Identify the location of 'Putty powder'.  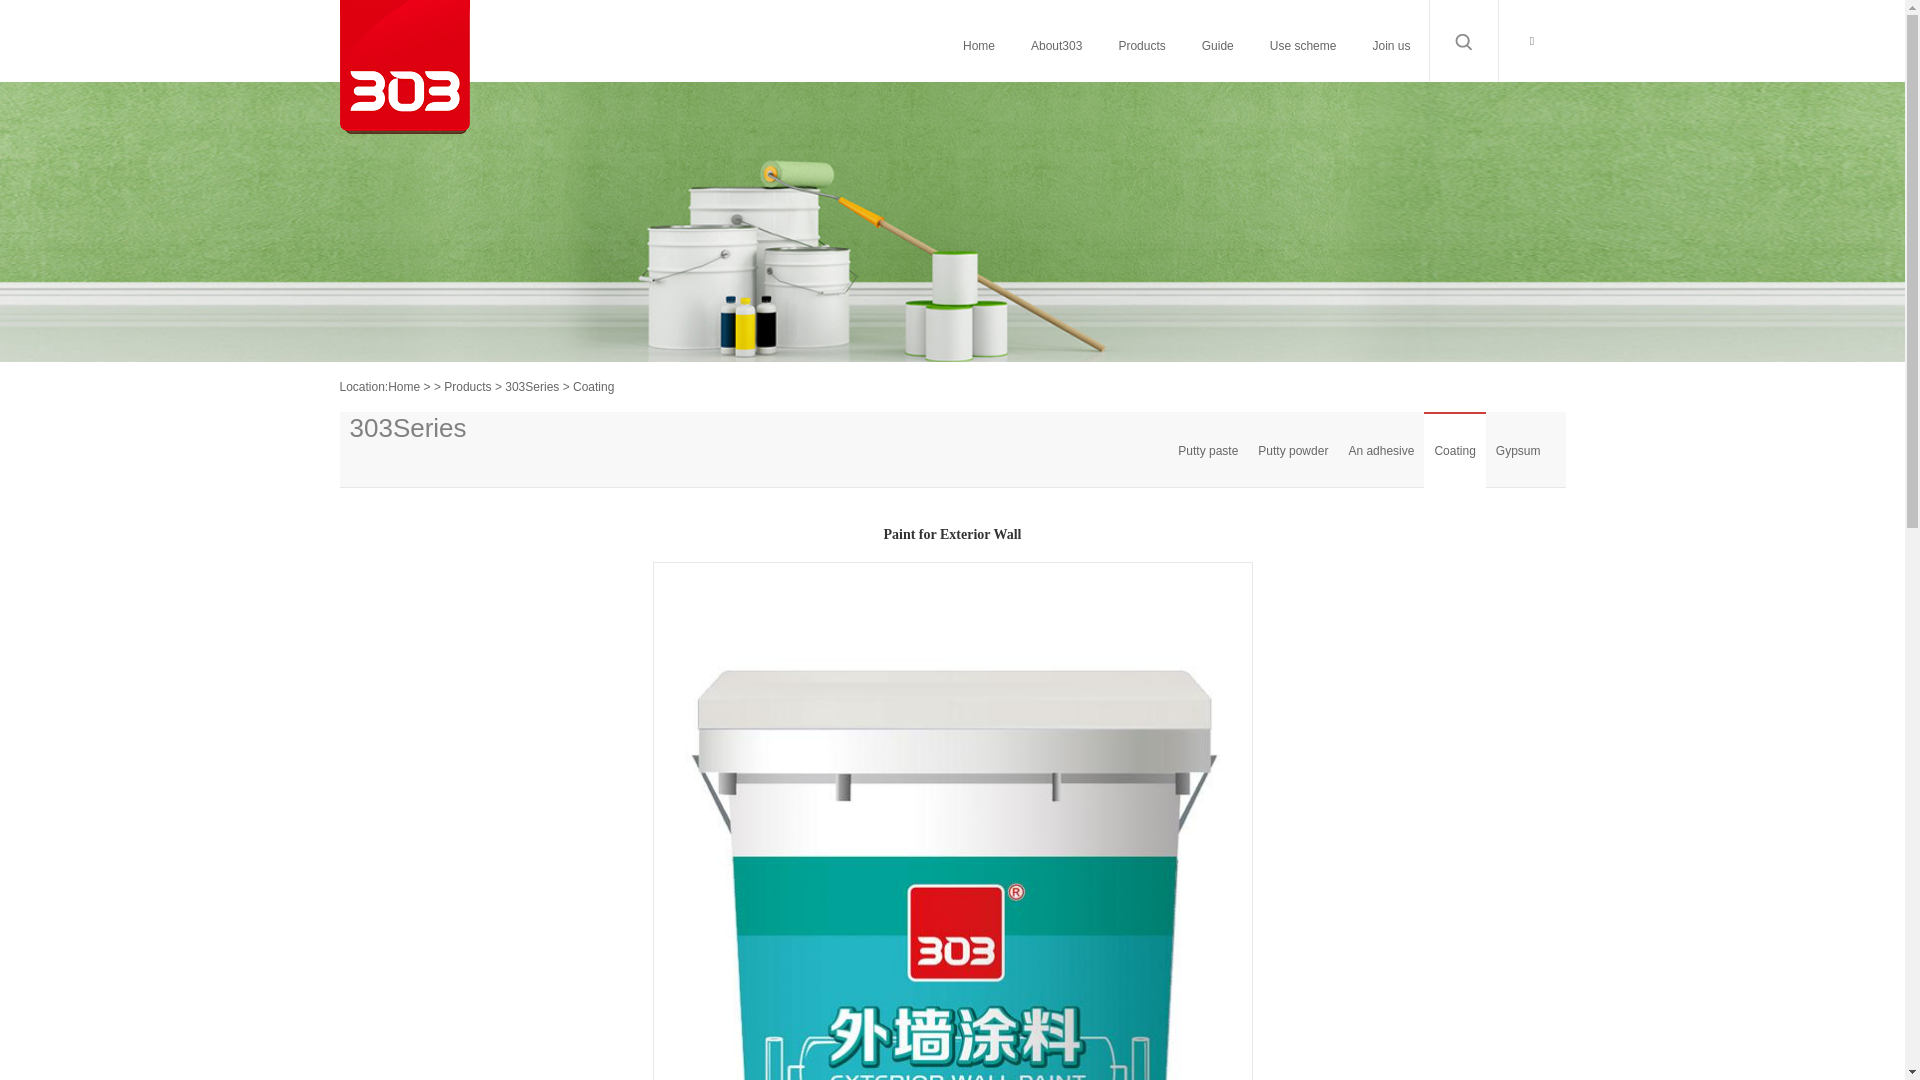
(1247, 450).